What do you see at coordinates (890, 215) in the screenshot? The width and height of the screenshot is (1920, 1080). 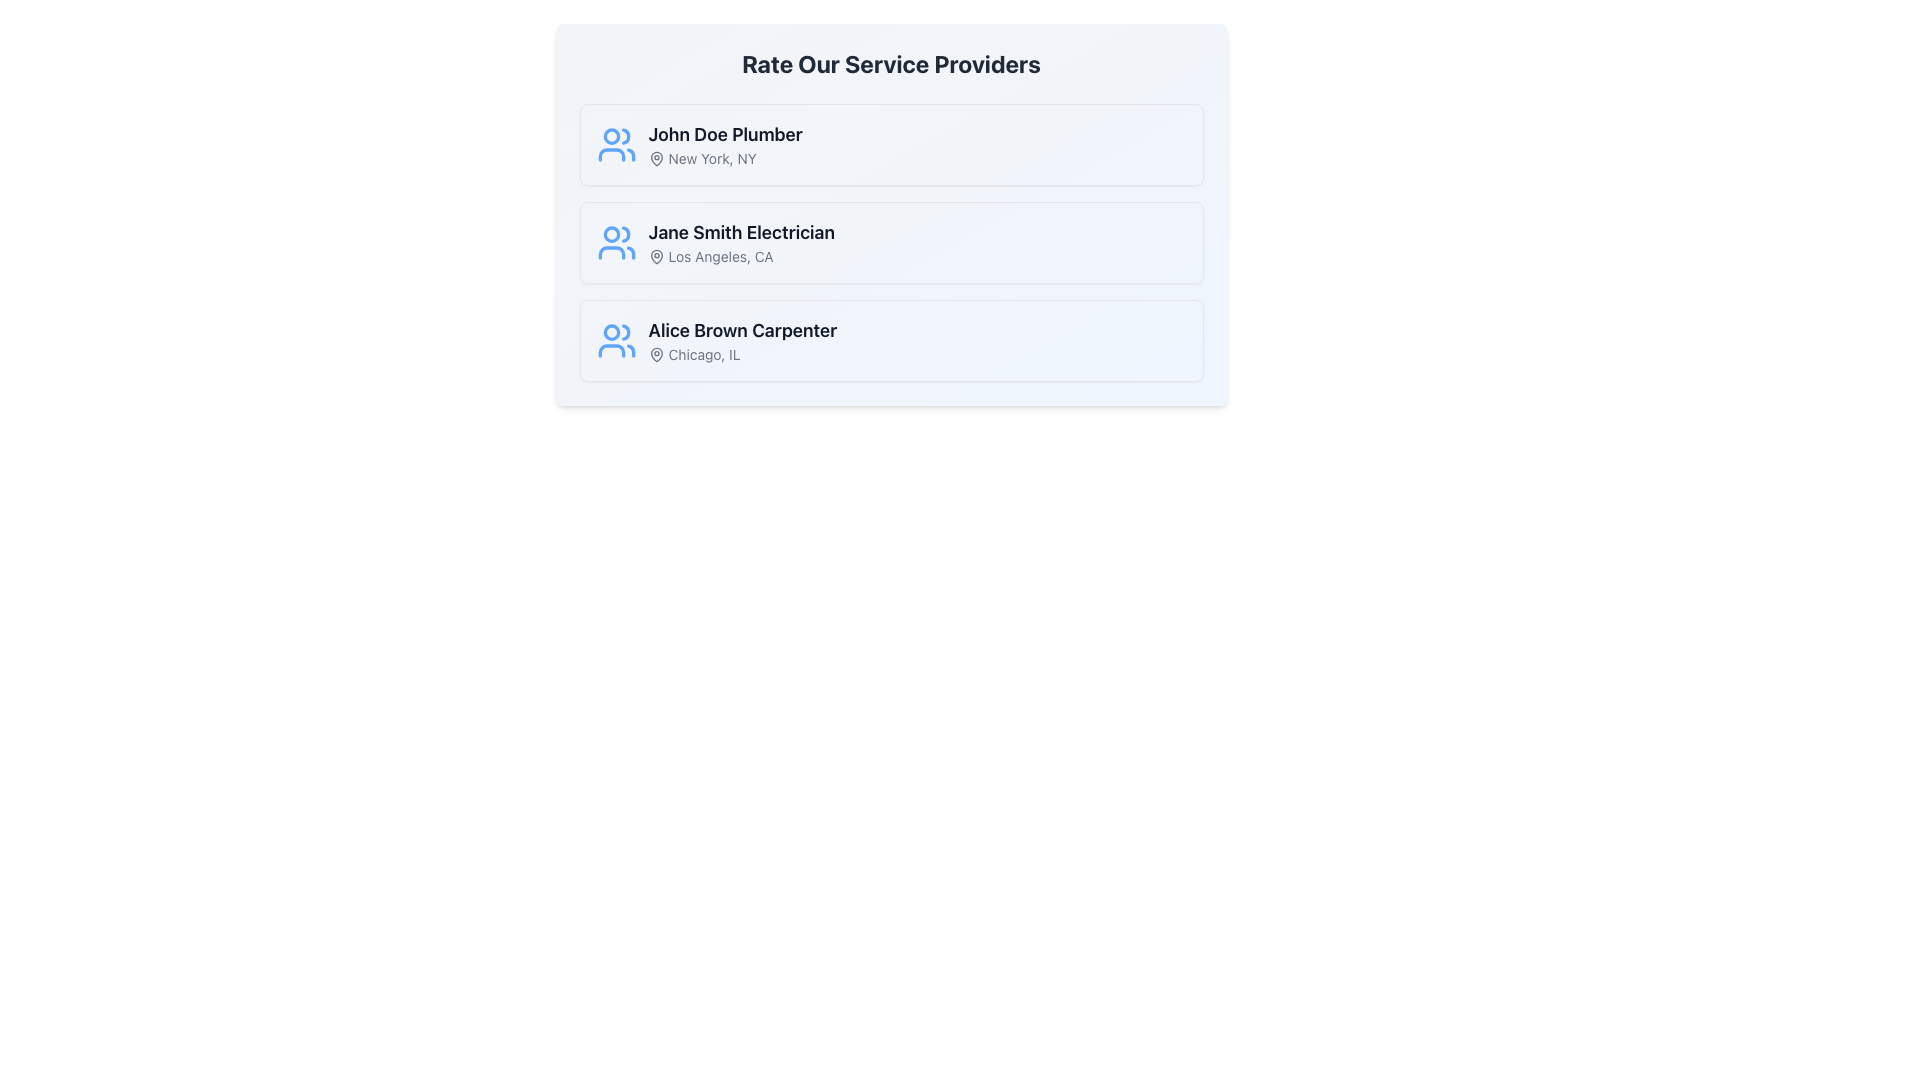 I see `the second Information Card in the list of service provider cards, which displays information about a service provider between 'John Doe Plumber New York, NY' and 'Alice Brown Carpenter Chicago, IL'` at bounding box center [890, 215].